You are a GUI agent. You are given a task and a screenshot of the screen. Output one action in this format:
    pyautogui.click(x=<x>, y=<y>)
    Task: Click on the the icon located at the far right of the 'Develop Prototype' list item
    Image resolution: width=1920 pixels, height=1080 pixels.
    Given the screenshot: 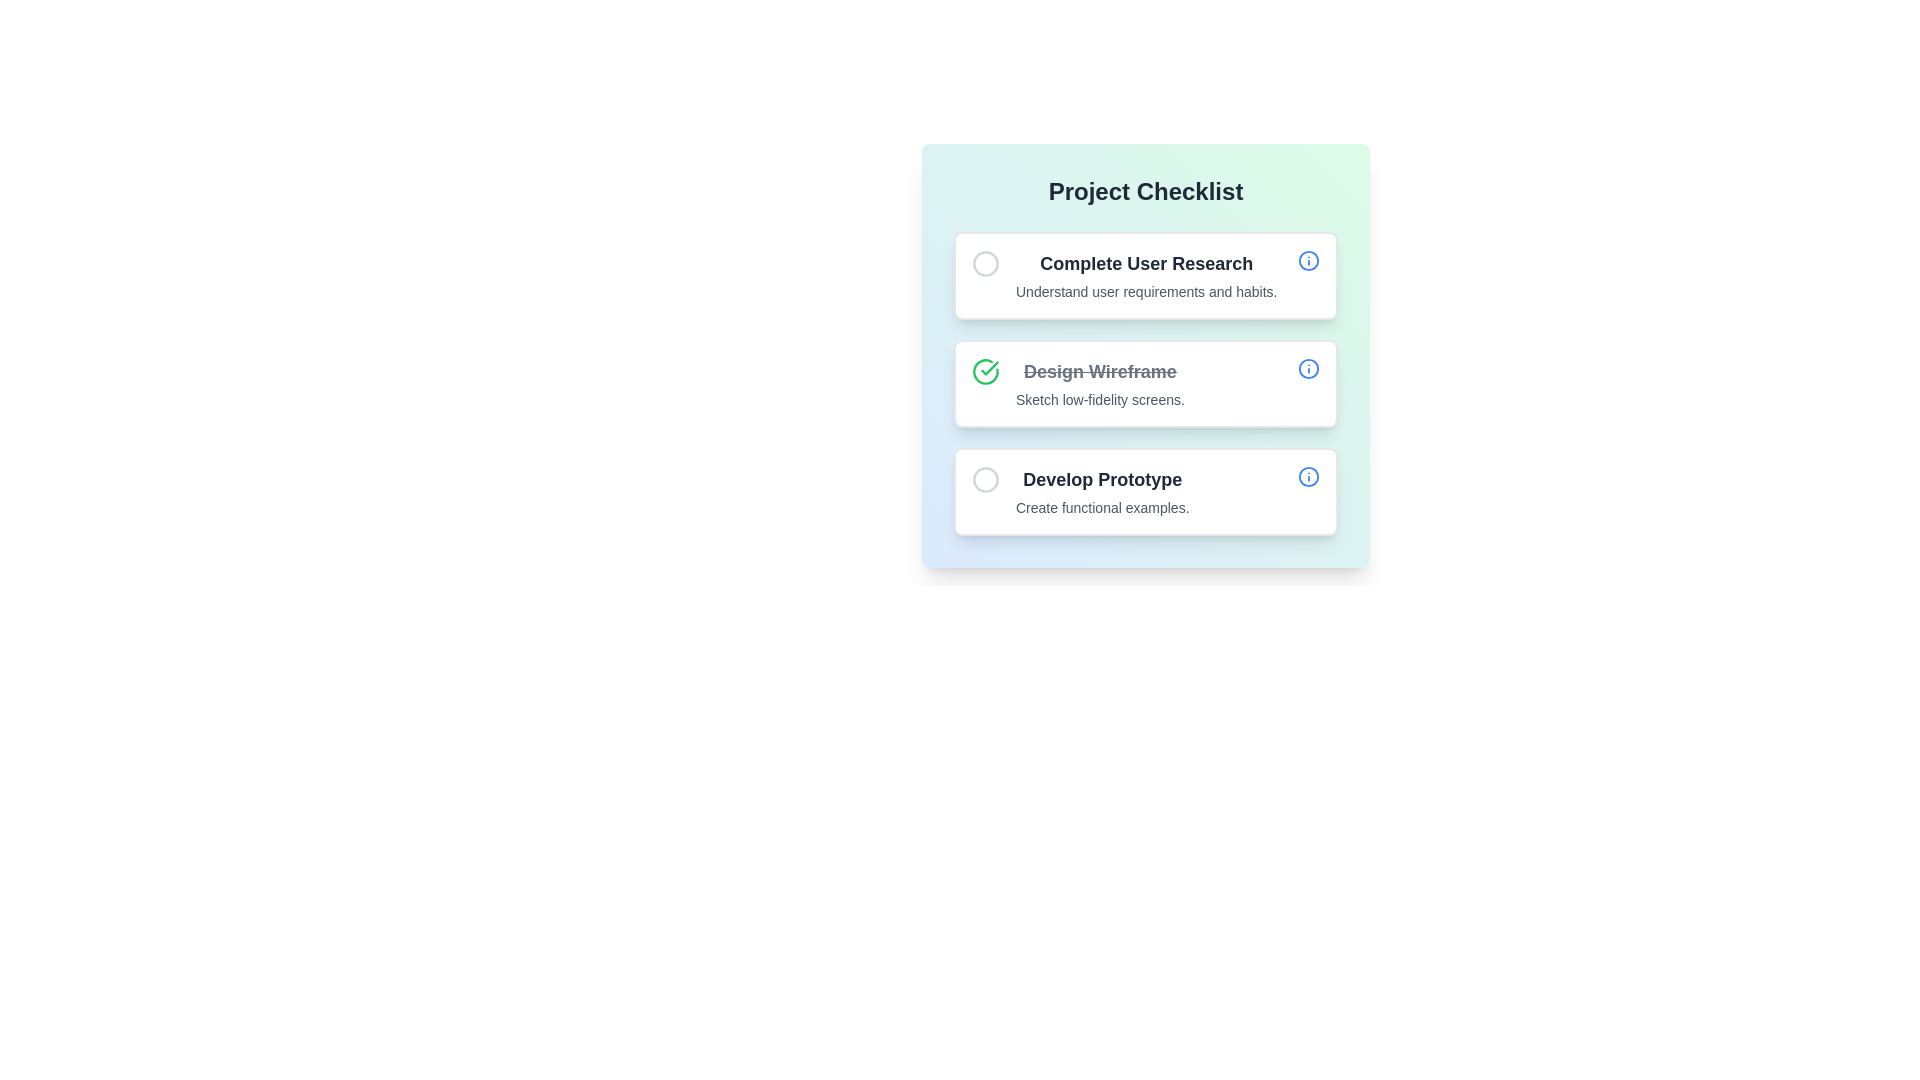 What is the action you would take?
    pyautogui.click(x=1309, y=477)
    